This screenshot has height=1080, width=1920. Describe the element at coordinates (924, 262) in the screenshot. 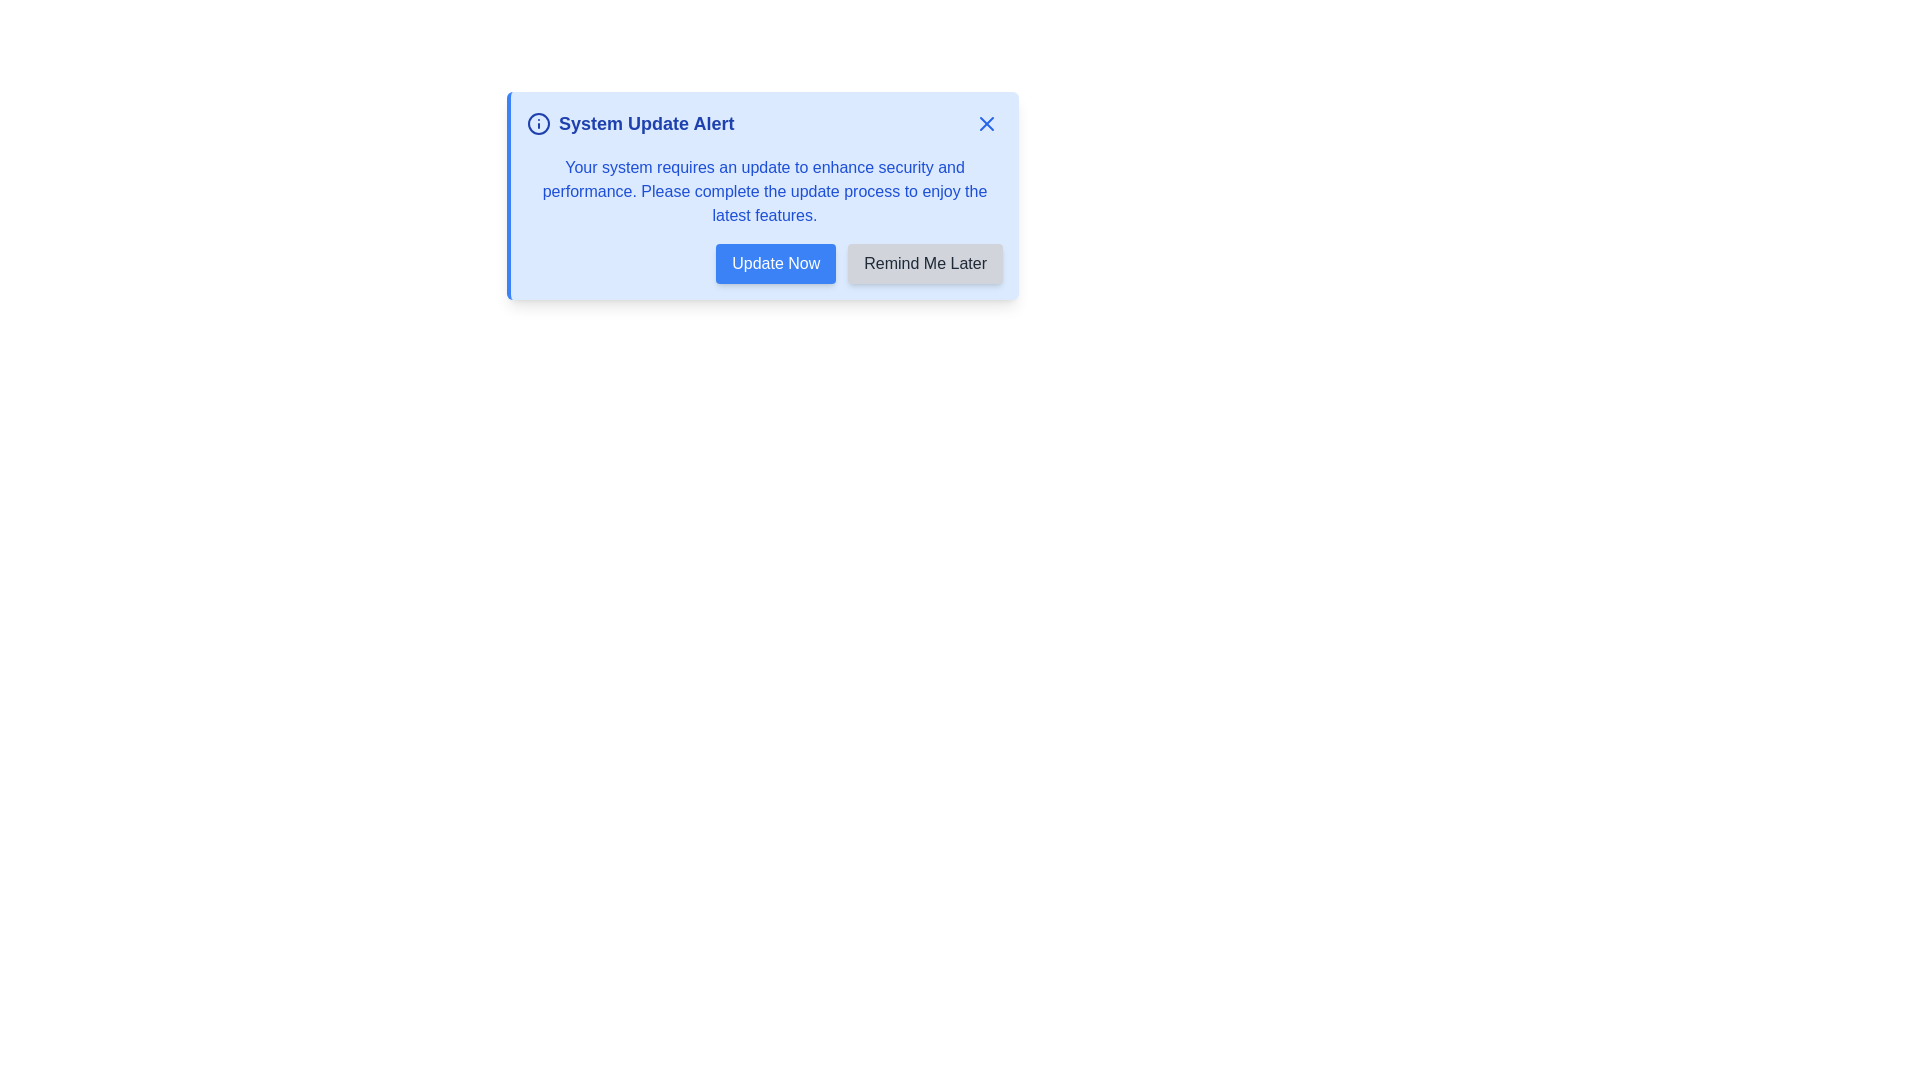

I see `the postpone button located in the lower right section of the dialog box, to the right of the 'Update Now' button, to postpone the action` at that location.